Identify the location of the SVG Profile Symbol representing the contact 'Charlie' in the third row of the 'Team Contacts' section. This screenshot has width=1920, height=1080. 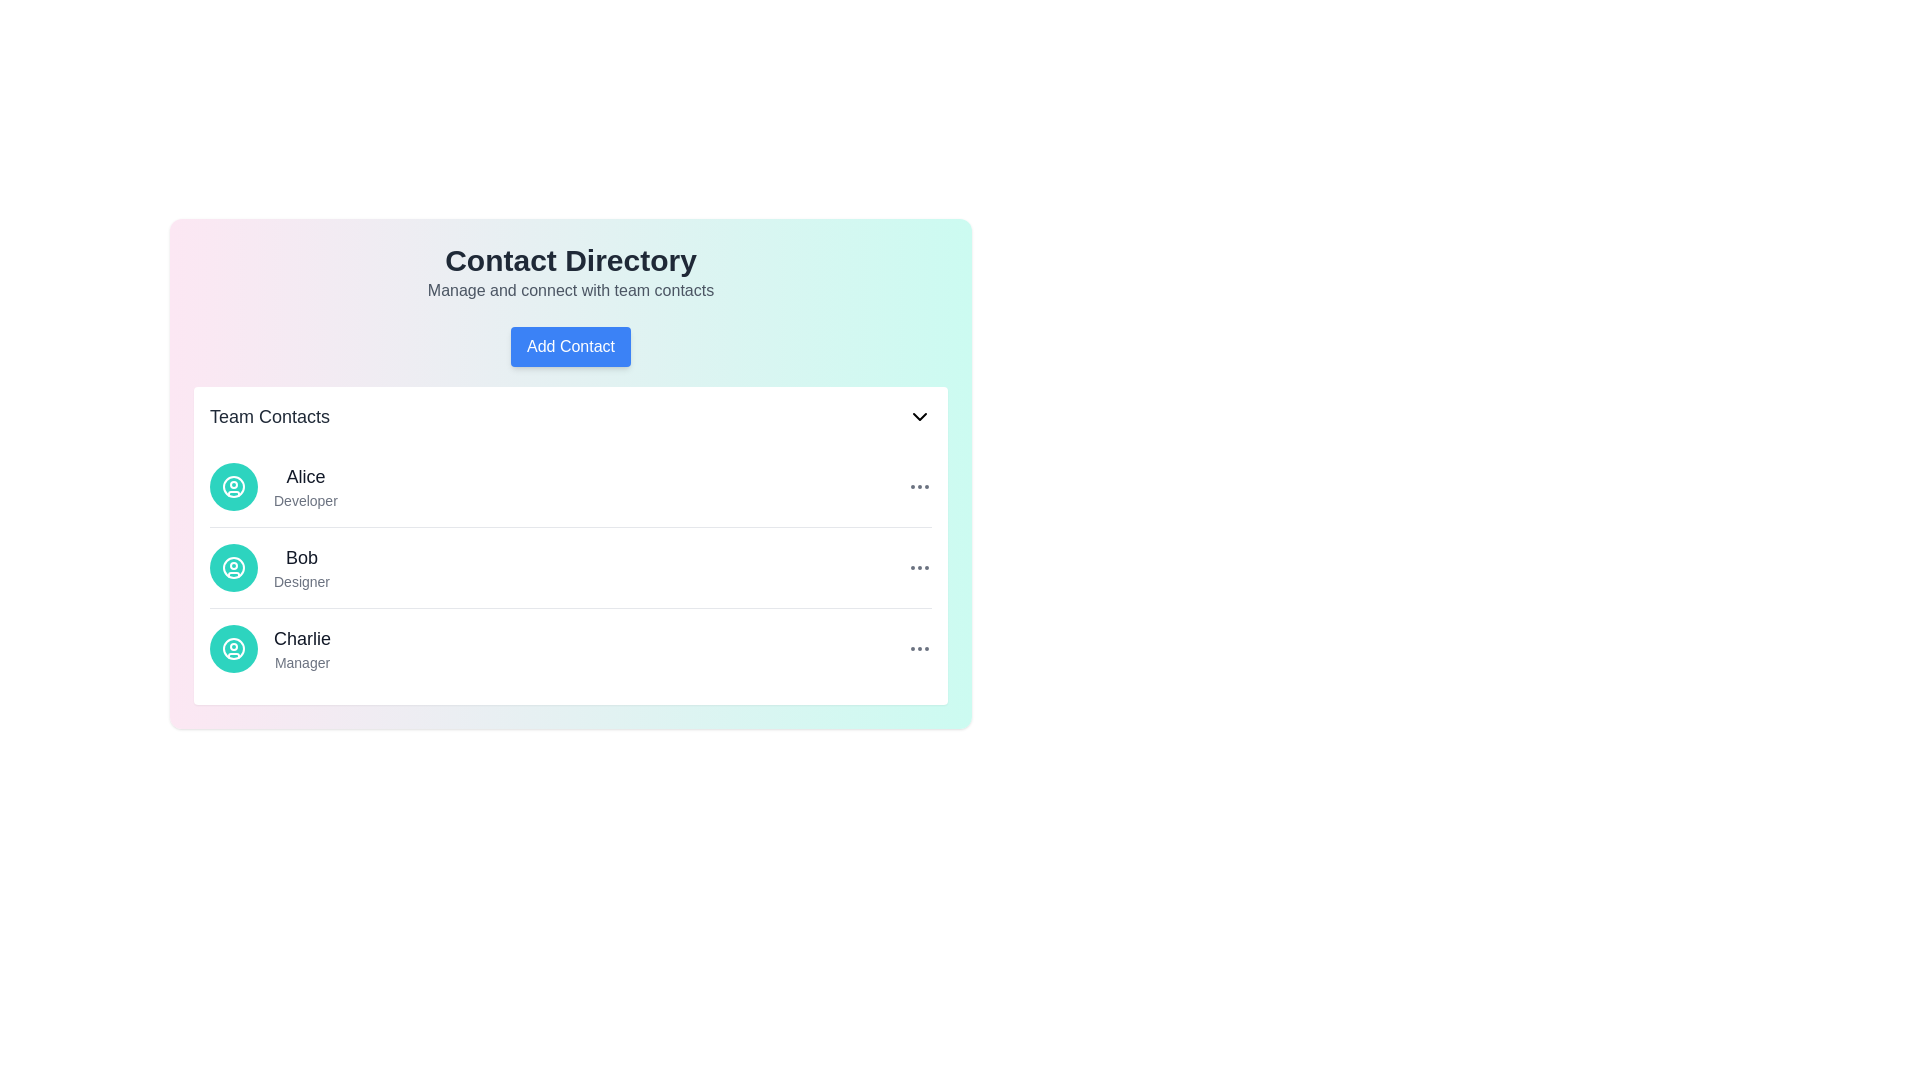
(234, 648).